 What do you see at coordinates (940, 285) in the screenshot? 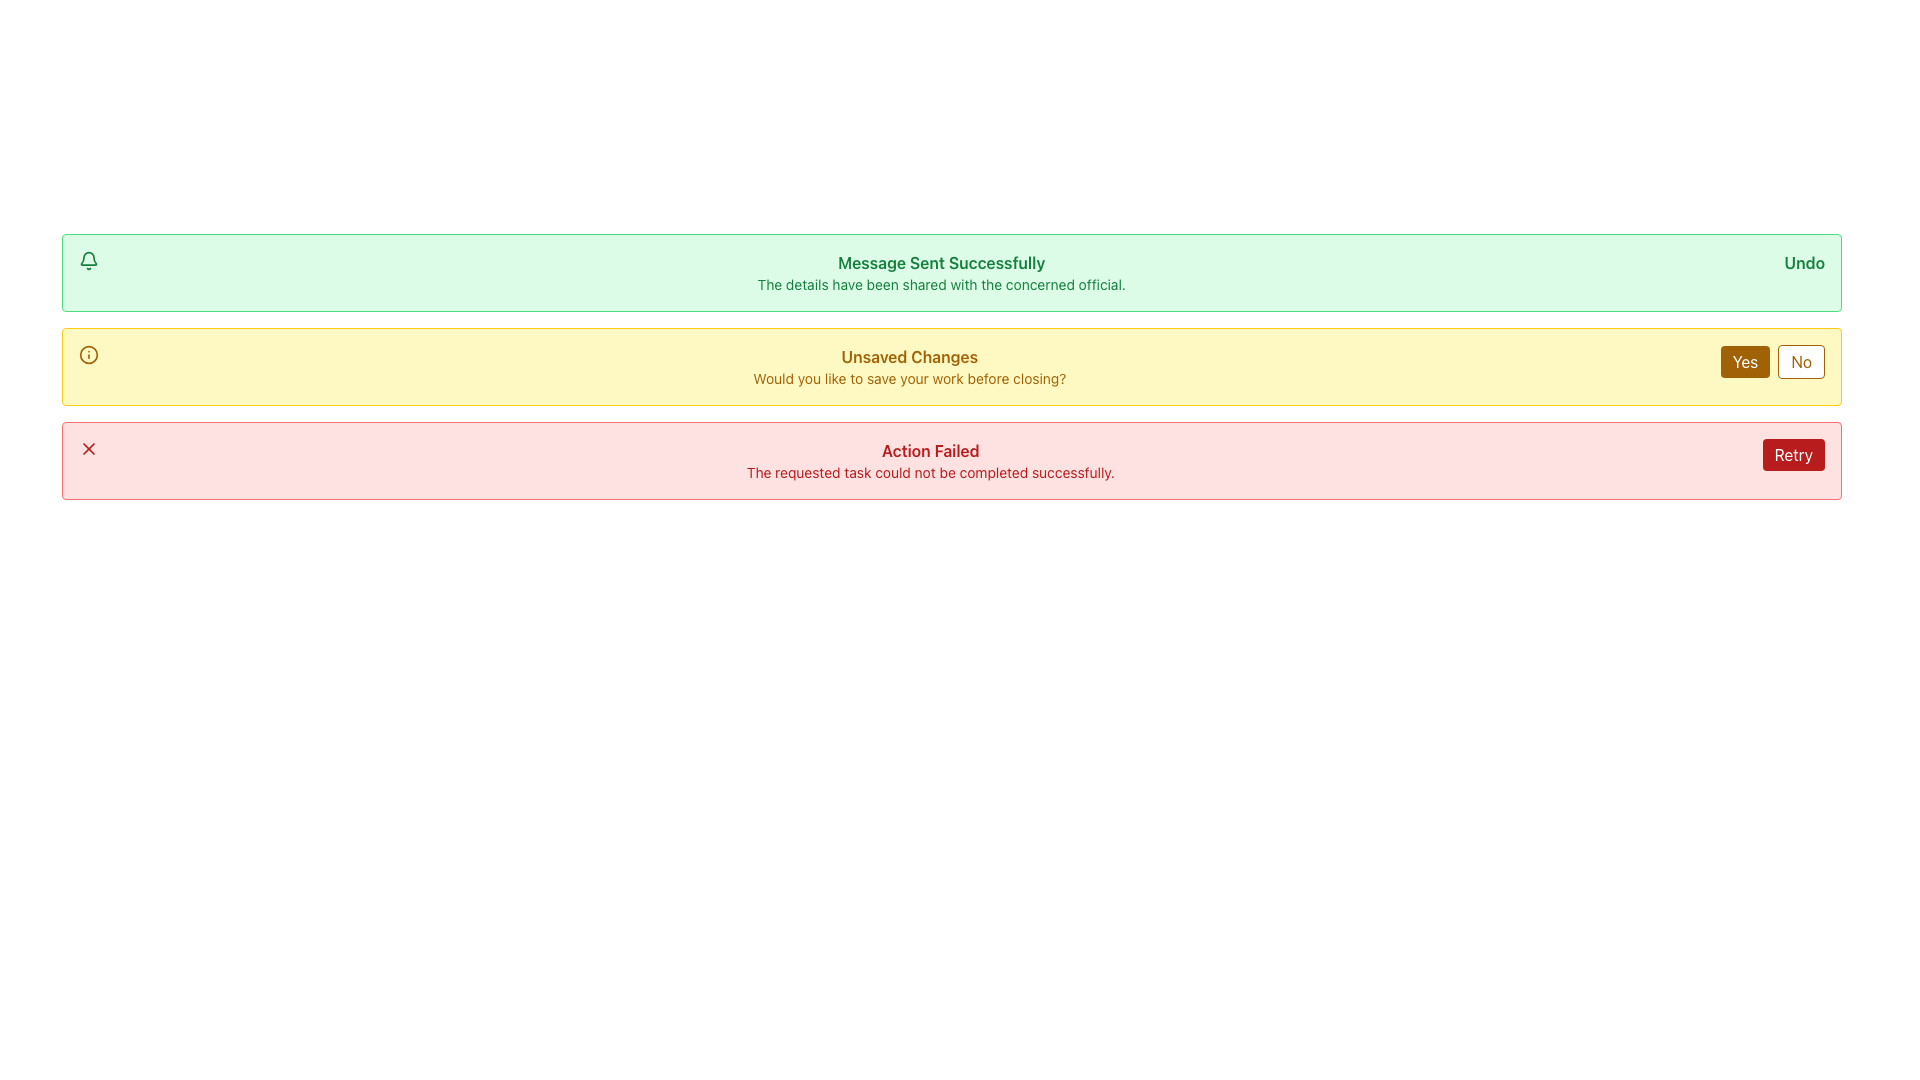
I see `informational text that says 'The details have been shared with the concerned official.' located below the heading 'Message Sent Successfully' in a green notification box` at bounding box center [940, 285].